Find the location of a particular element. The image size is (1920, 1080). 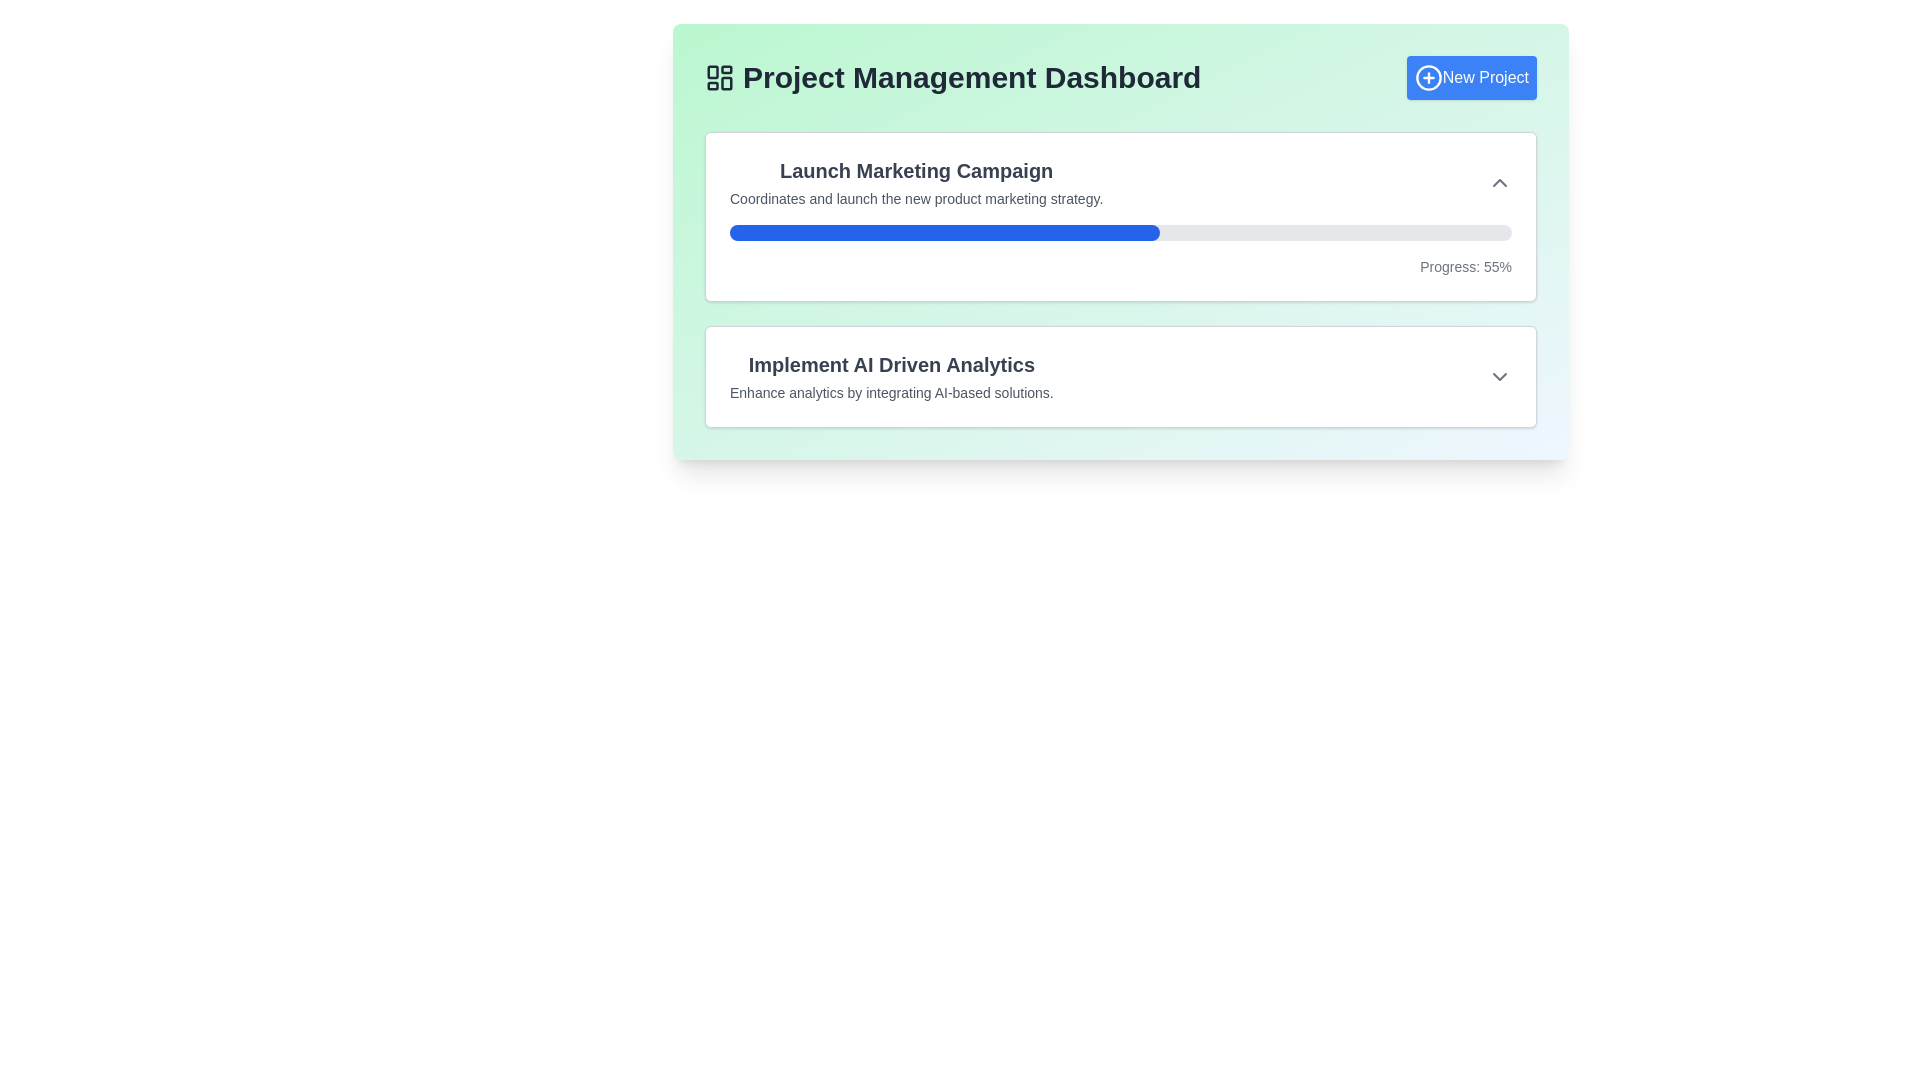

the progress bar that indicates 55% progress, located within the 'Launch Marketing Campaign' card is located at coordinates (1121, 249).